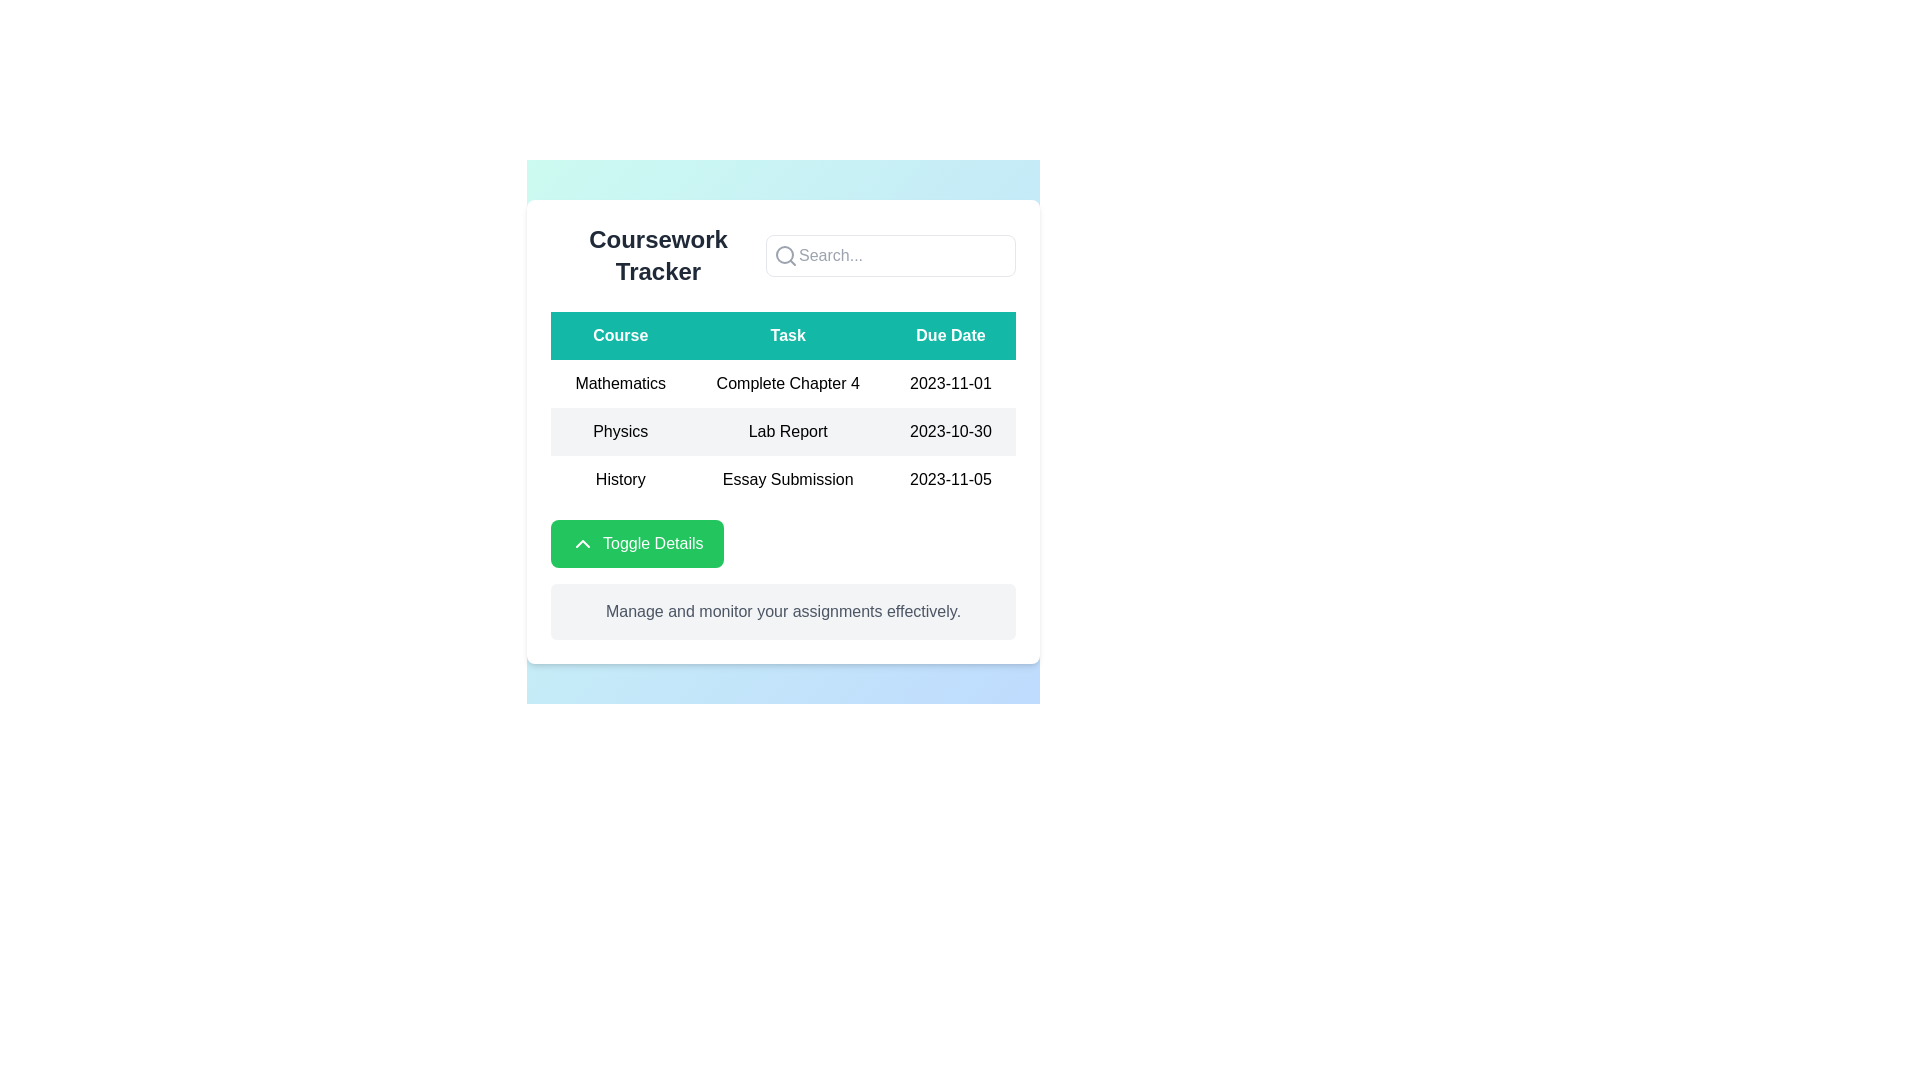 The height and width of the screenshot is (1080, 1920). Describe the element at coordinates (782, 479) in the screenshot. I see `the third row of the table displaying the coursework task 'Essay Submission' for 'History' with a due date of '2023-11-05'` at that location.